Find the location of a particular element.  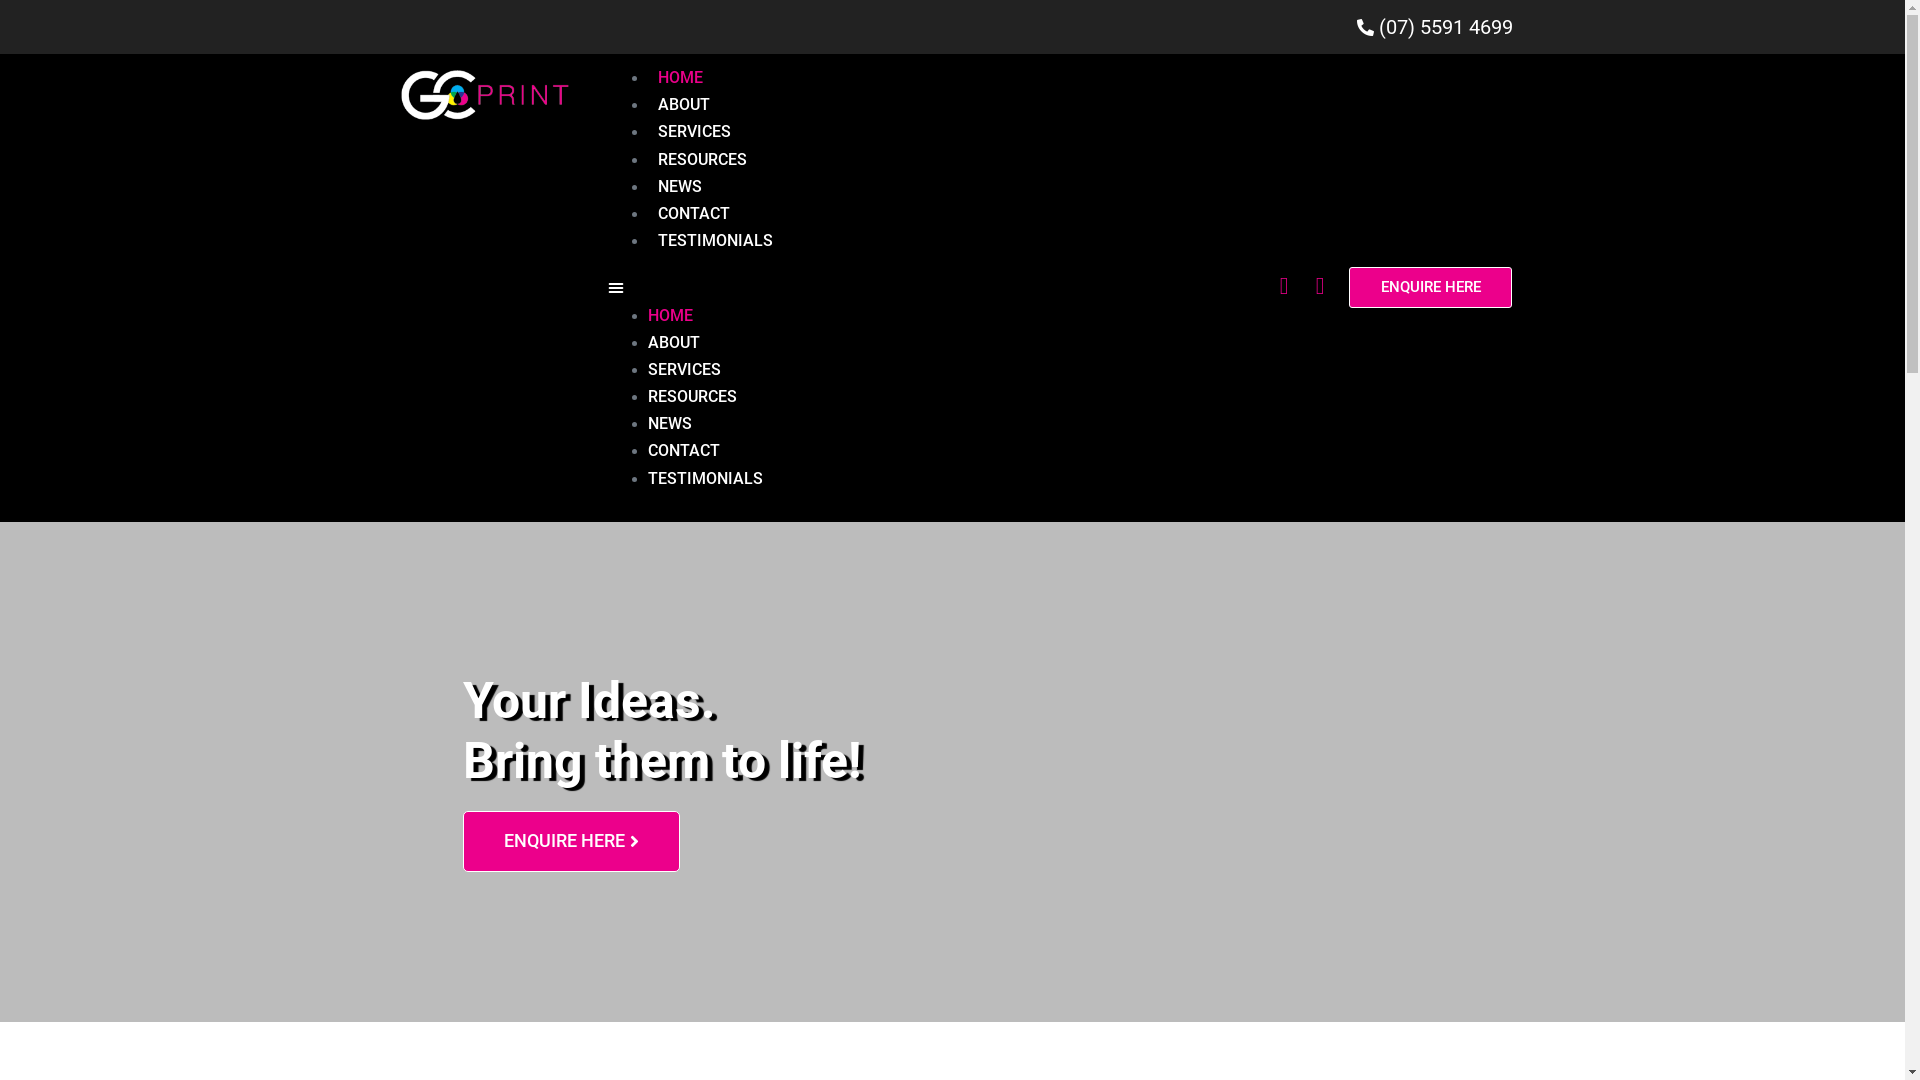

'RESOURCES' is located at coordinates (692, 396).